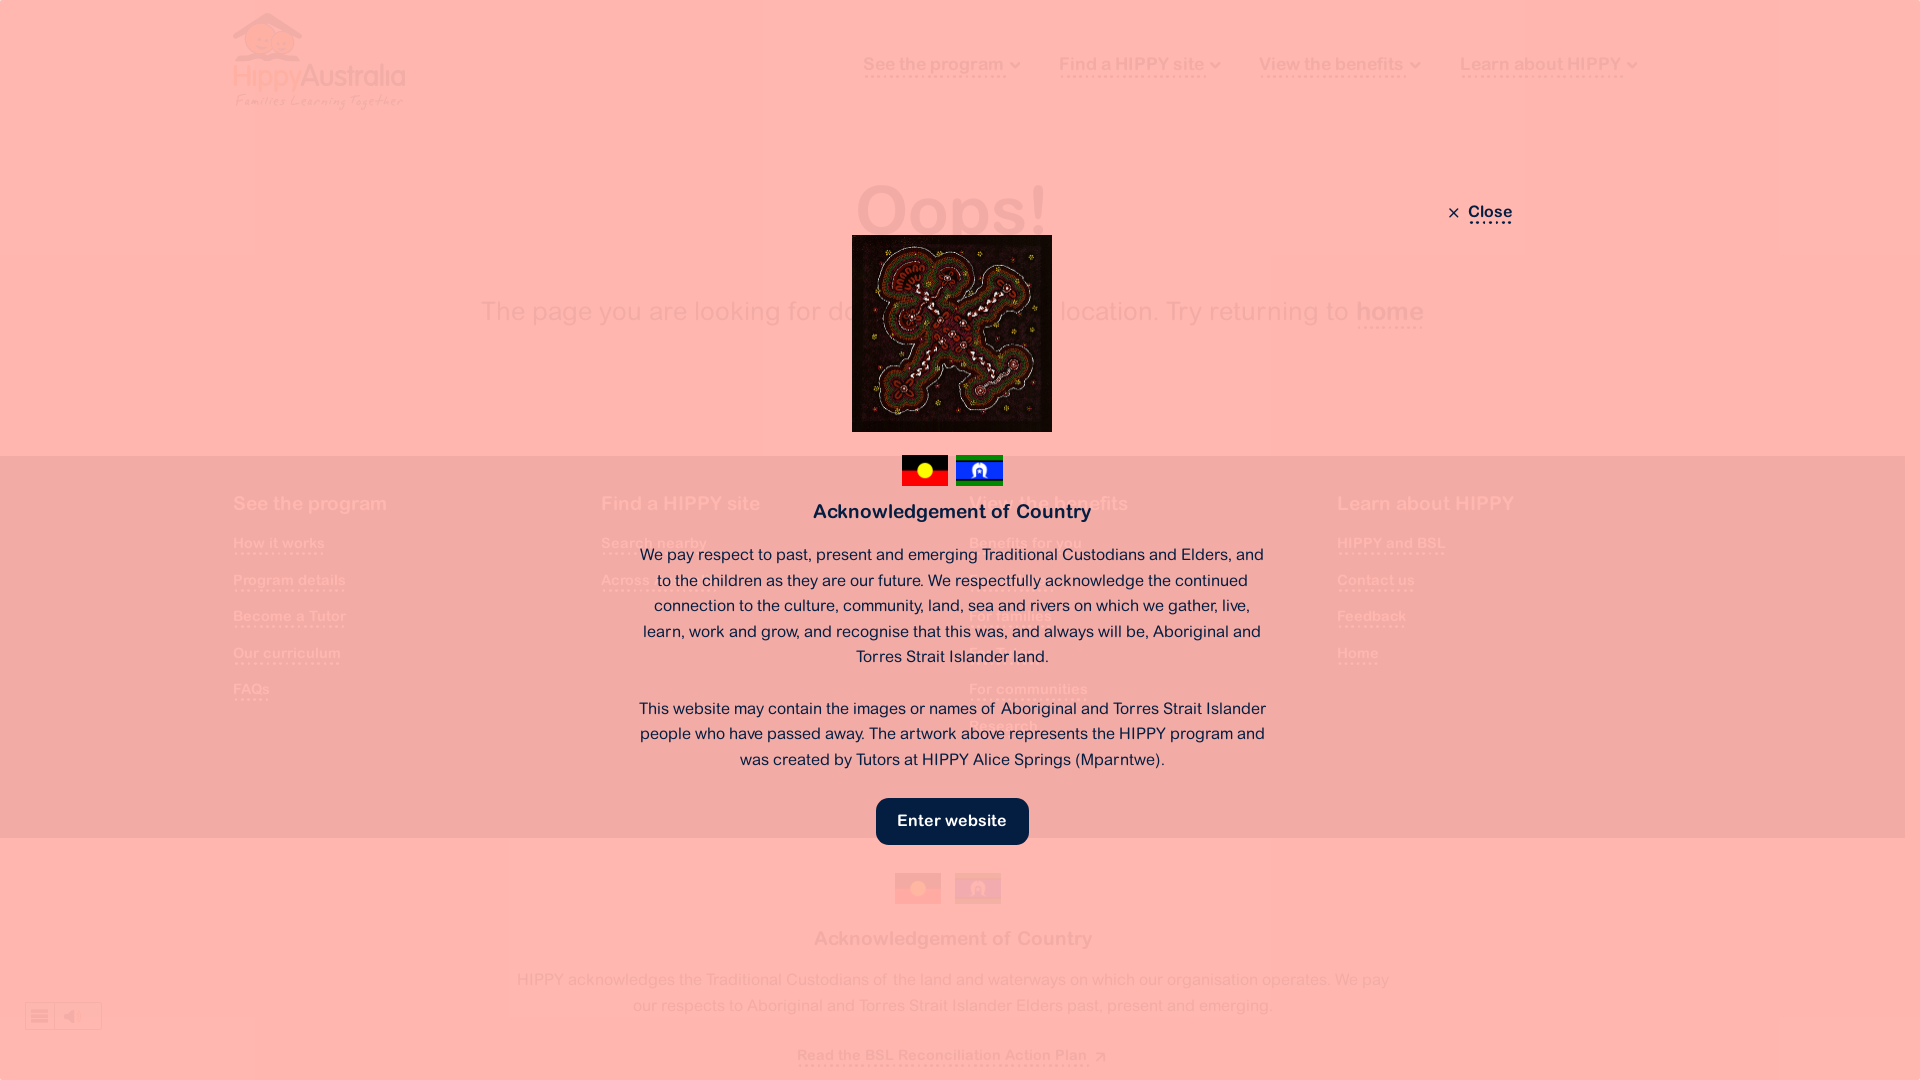 The width and height of the screenshot is (1920, 1080). What do you see at coordinates (950, 1055) in the screenshot?
I see `'Read the BSL Reconciliation Action Plan'` at bounding box center [950, 1055].